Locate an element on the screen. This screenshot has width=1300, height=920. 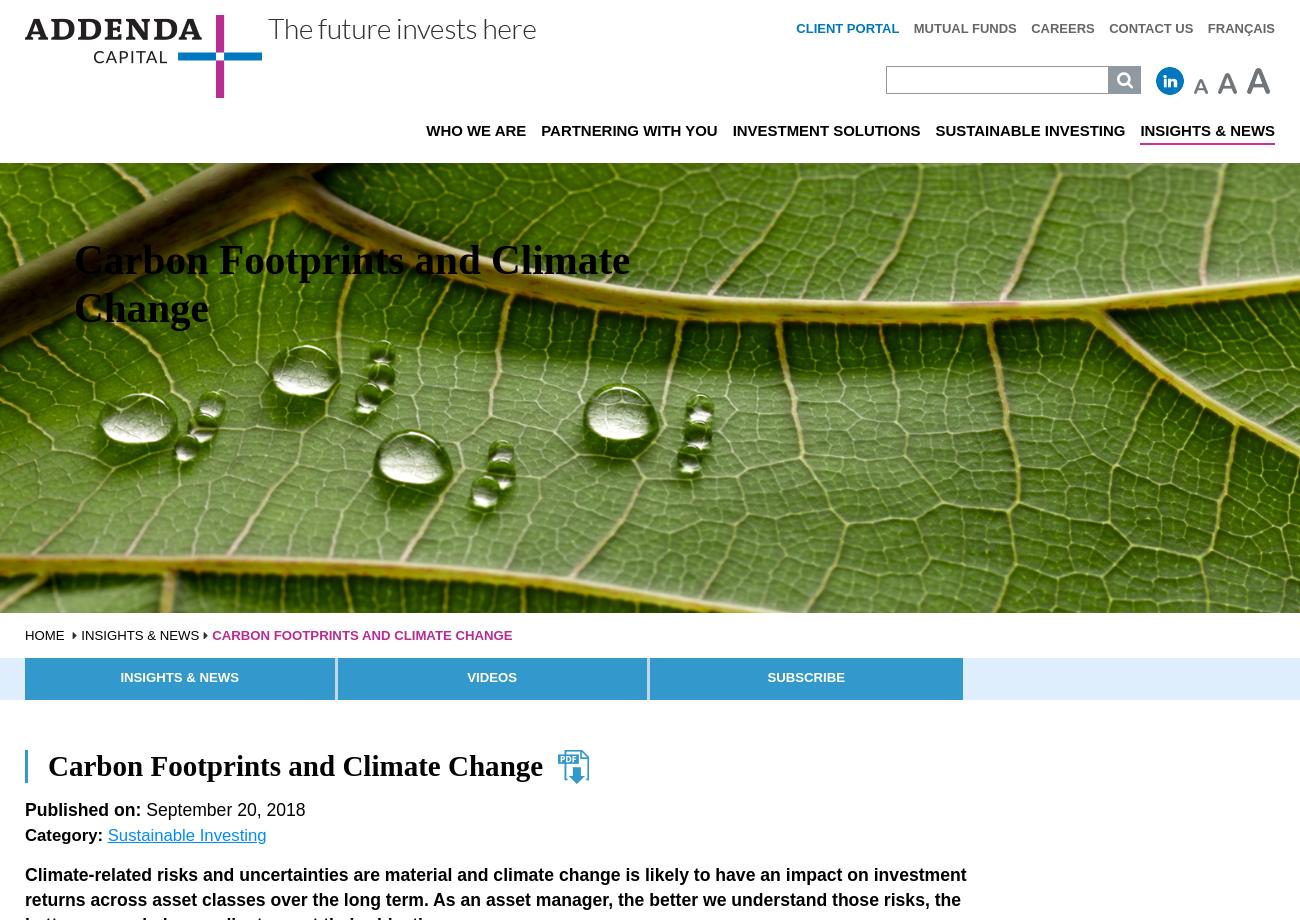
'Mutual Funds' is located at coordinates (964, 28).